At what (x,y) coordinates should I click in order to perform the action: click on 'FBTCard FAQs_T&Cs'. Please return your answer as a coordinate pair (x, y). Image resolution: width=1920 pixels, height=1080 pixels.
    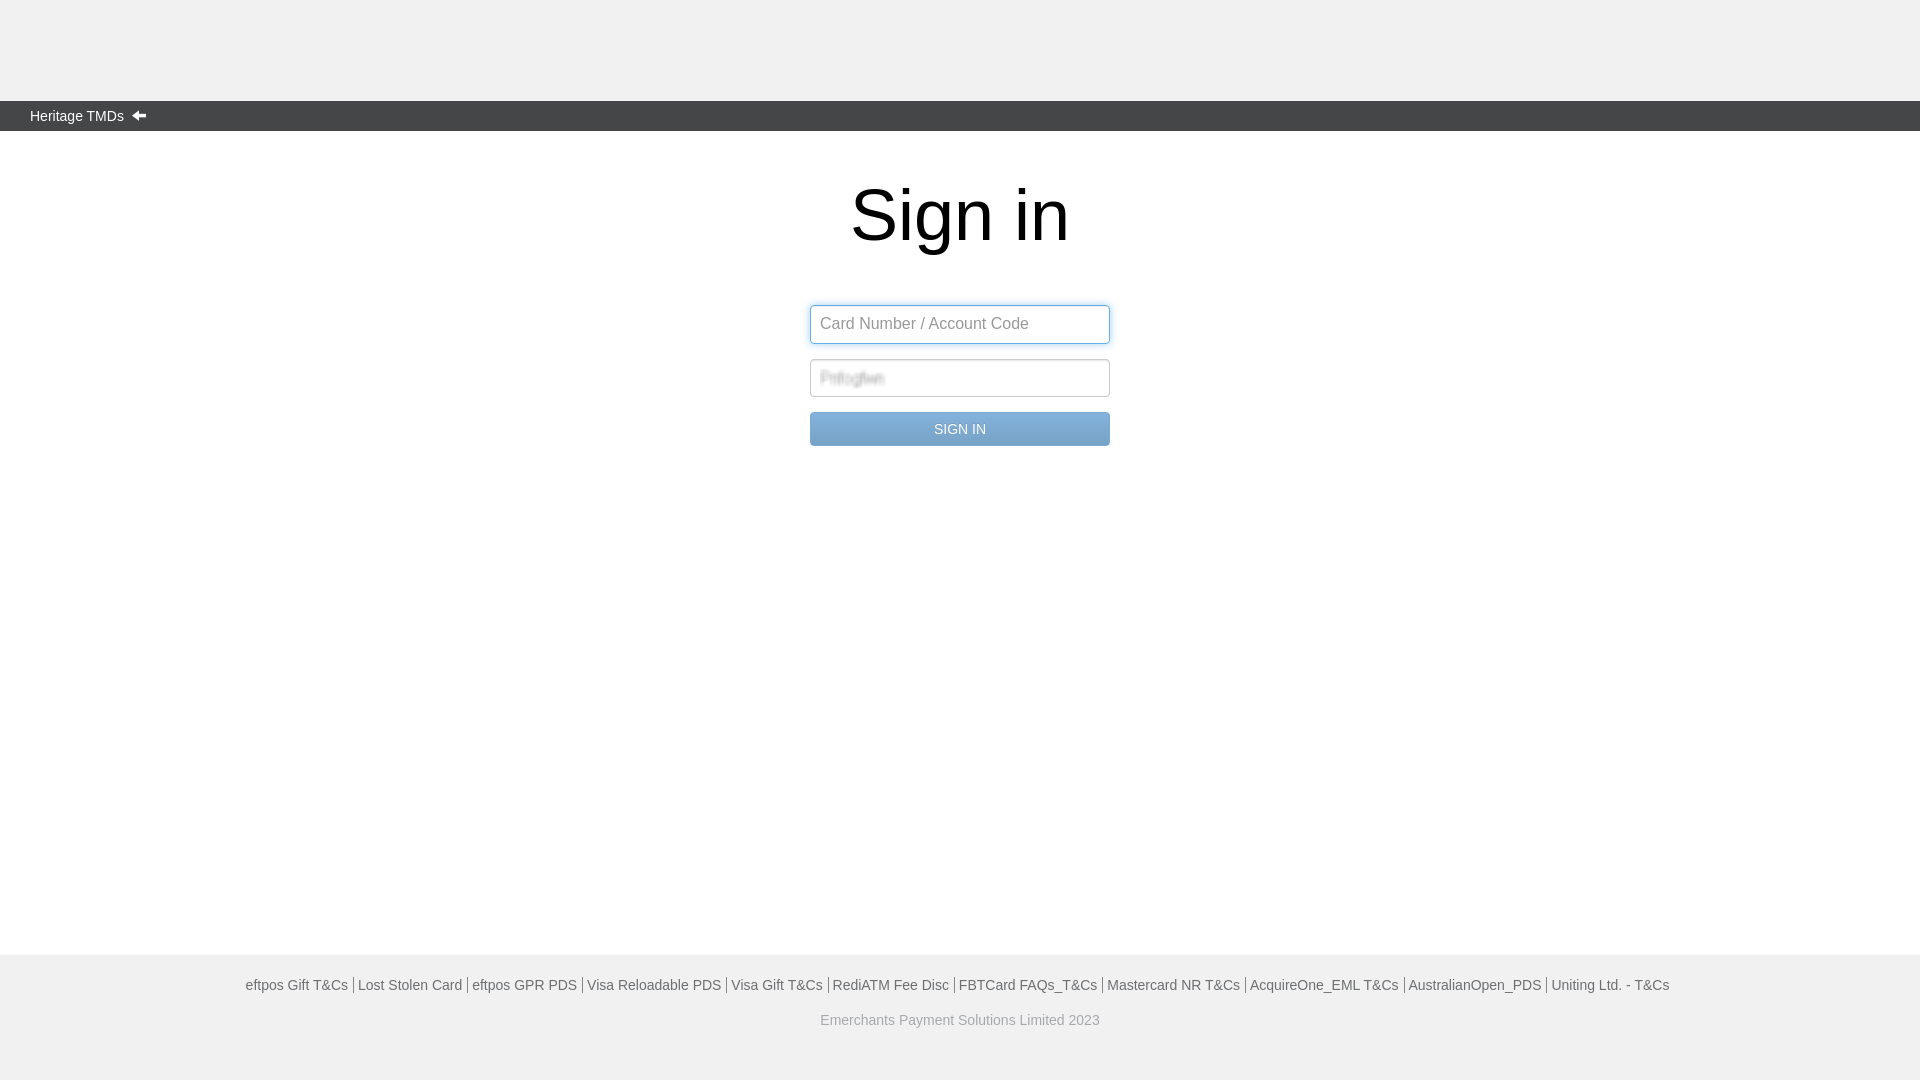
    Looking at the image, I should click on (1027, 983).